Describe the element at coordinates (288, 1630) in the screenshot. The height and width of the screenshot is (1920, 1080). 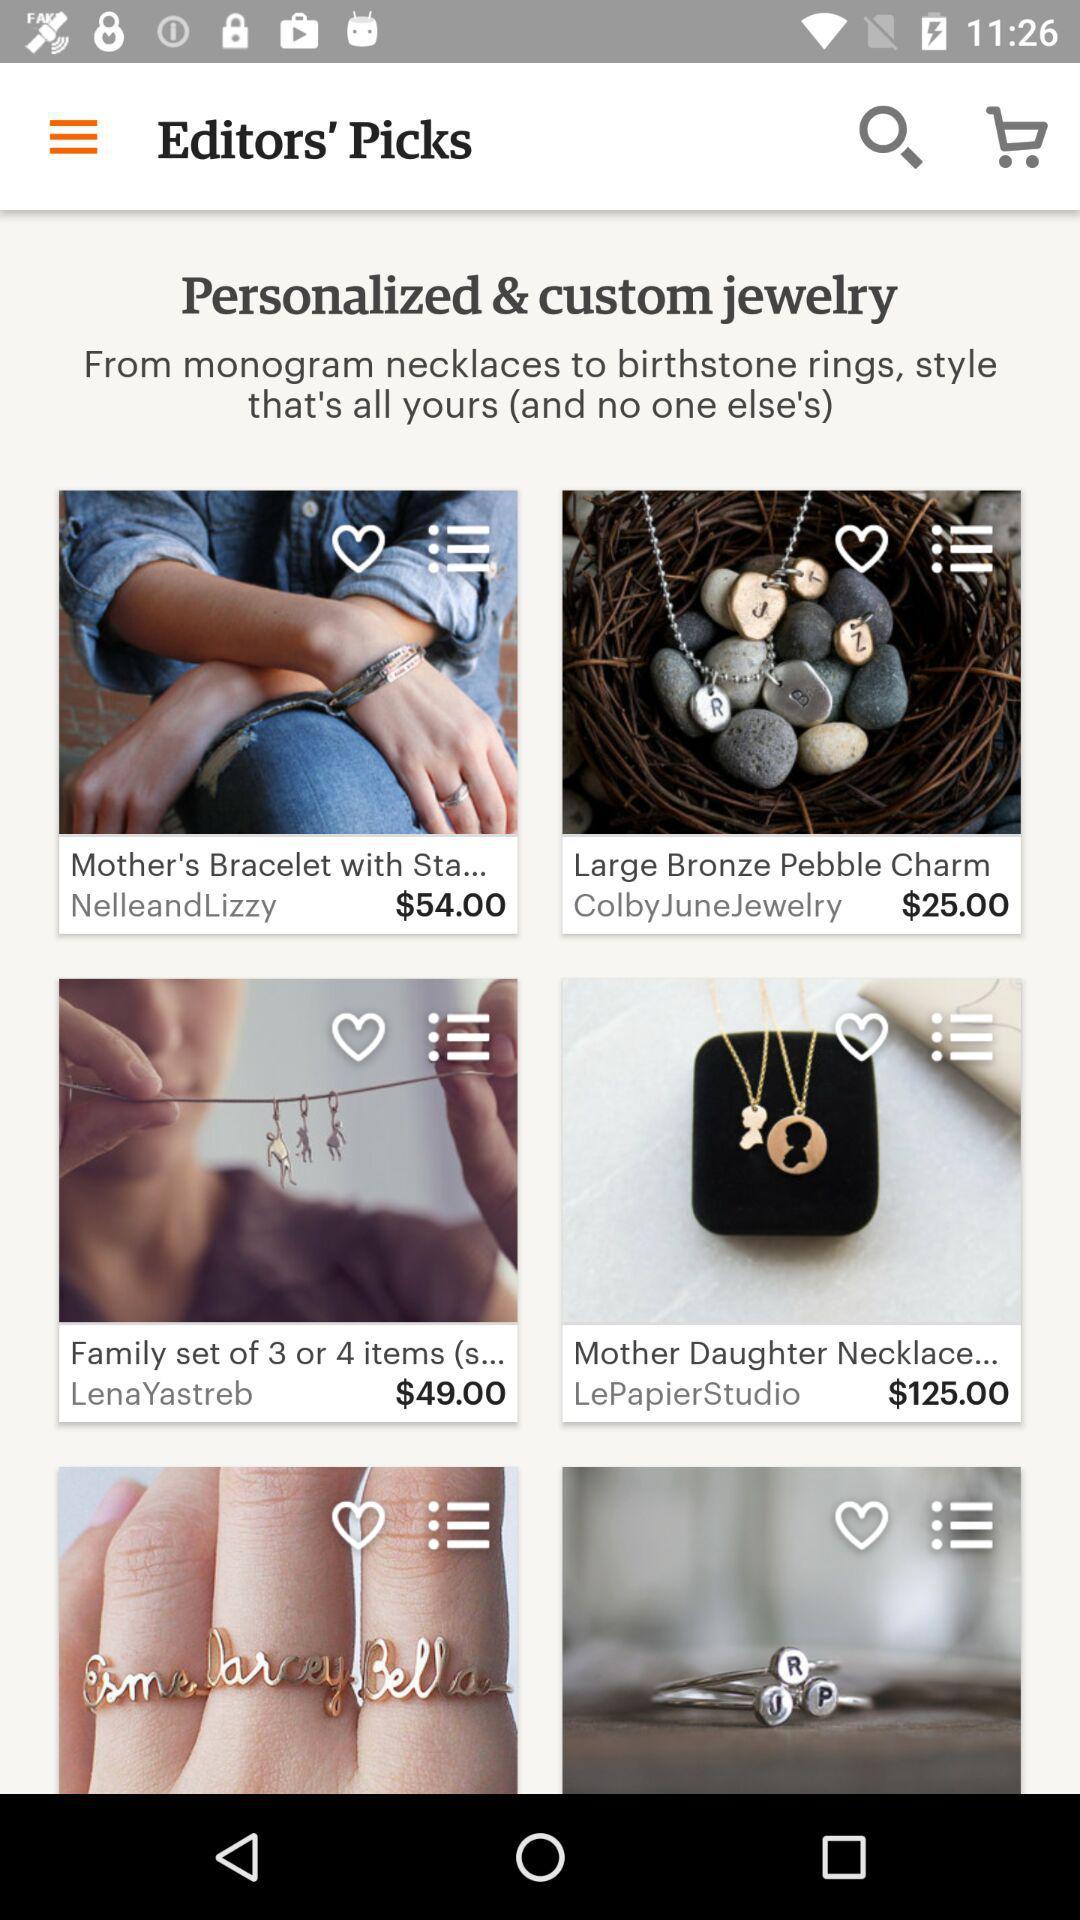
I see `the image on the bottom left corner of the web page` at that location.